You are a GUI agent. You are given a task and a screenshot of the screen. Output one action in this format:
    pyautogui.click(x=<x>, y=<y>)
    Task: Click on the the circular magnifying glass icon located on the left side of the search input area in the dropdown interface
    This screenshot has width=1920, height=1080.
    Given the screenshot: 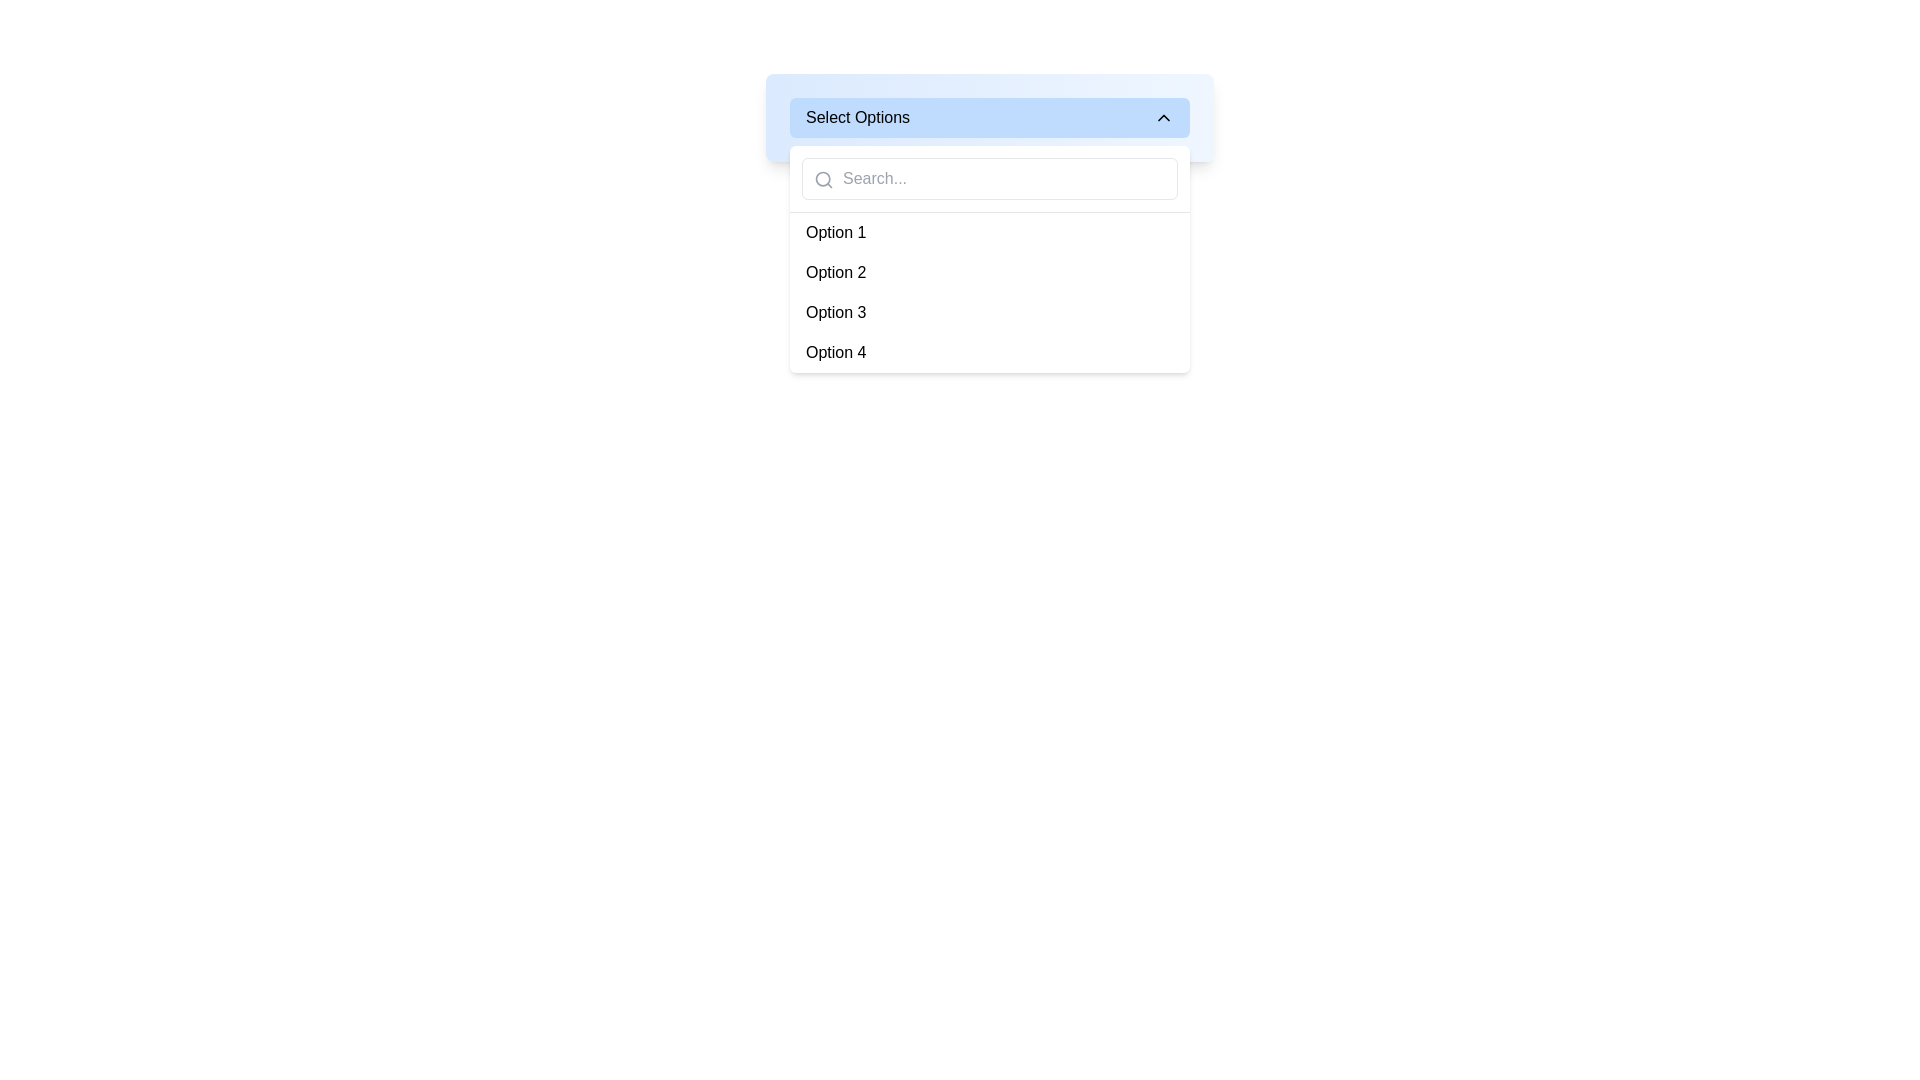 What is the action you would take?
    pyautogui.click(x=823, y=178)
    